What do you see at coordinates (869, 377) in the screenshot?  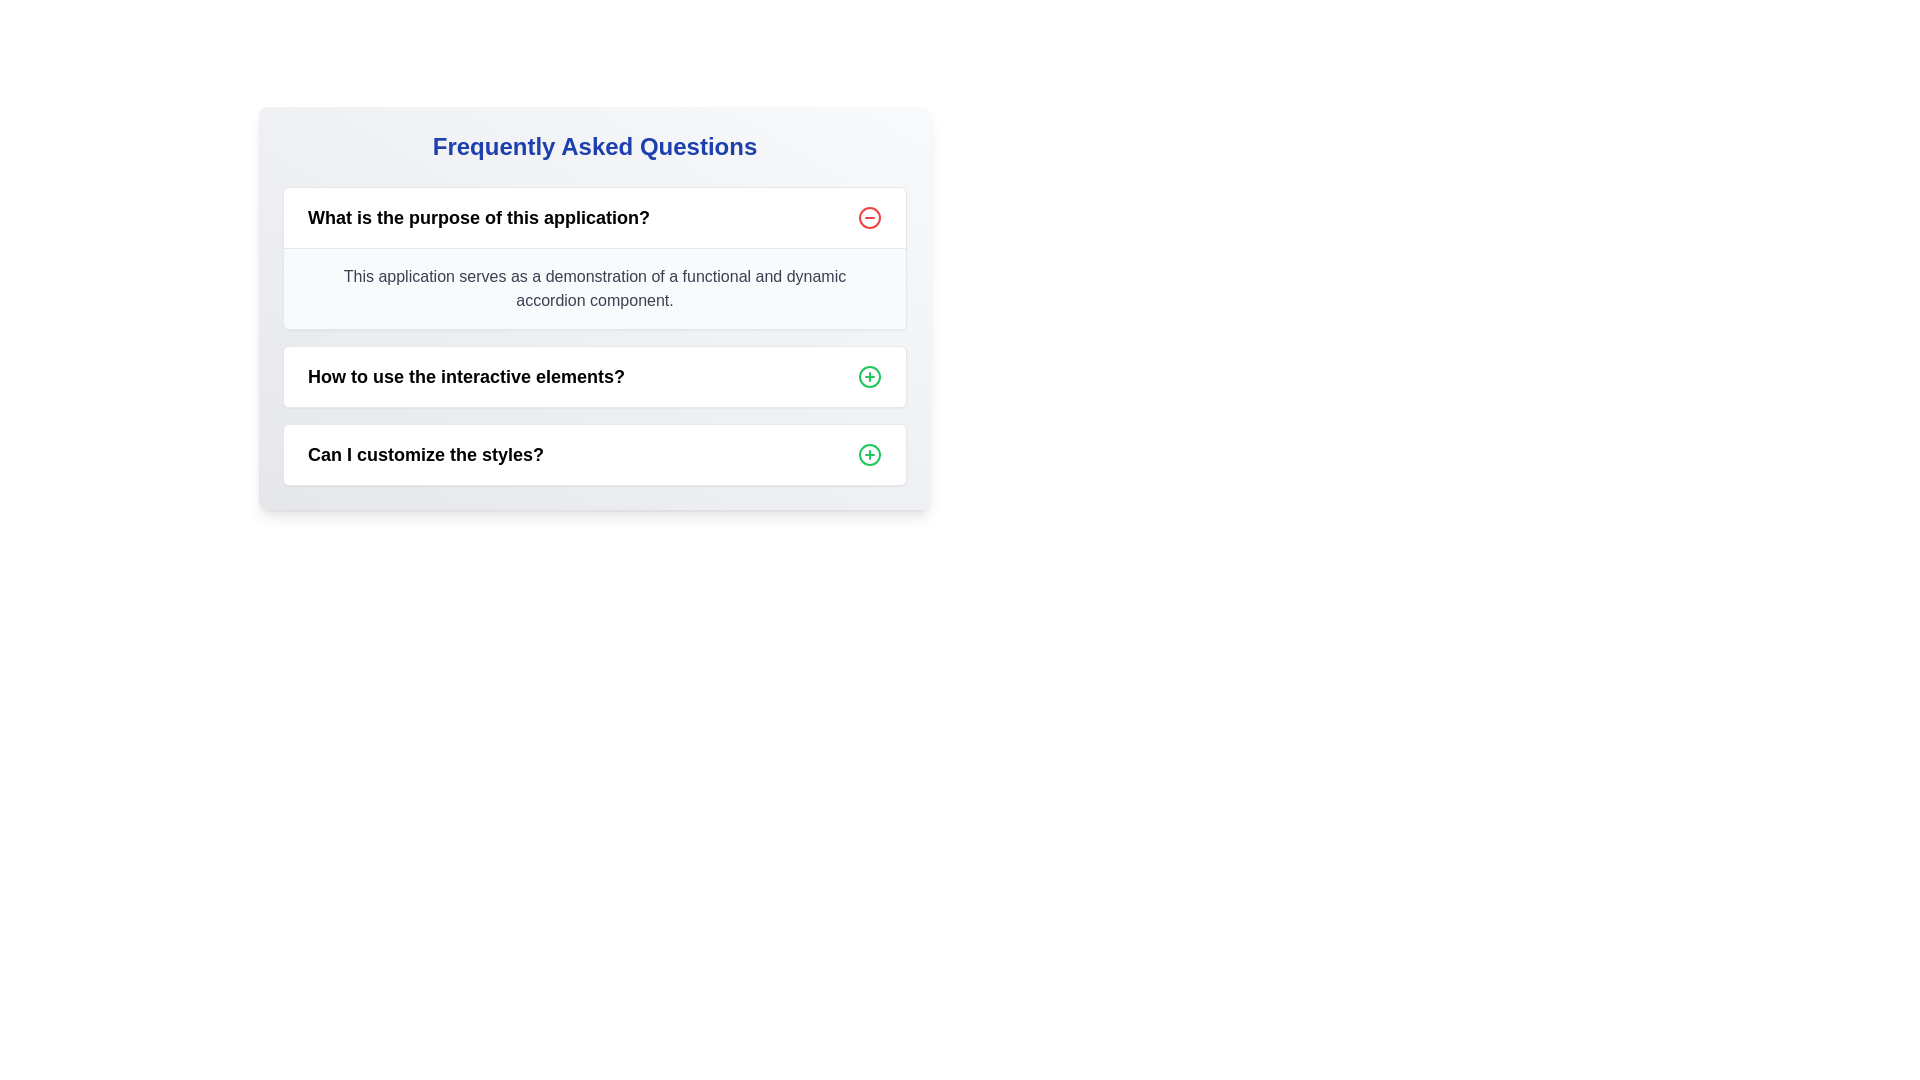 I see `the Circle SVG graphical element that forms the base for the plus symbol, located to the far right of the 'How to use the interactive elements?' question in the FAQ-style list` at bounding box center [869, 377].